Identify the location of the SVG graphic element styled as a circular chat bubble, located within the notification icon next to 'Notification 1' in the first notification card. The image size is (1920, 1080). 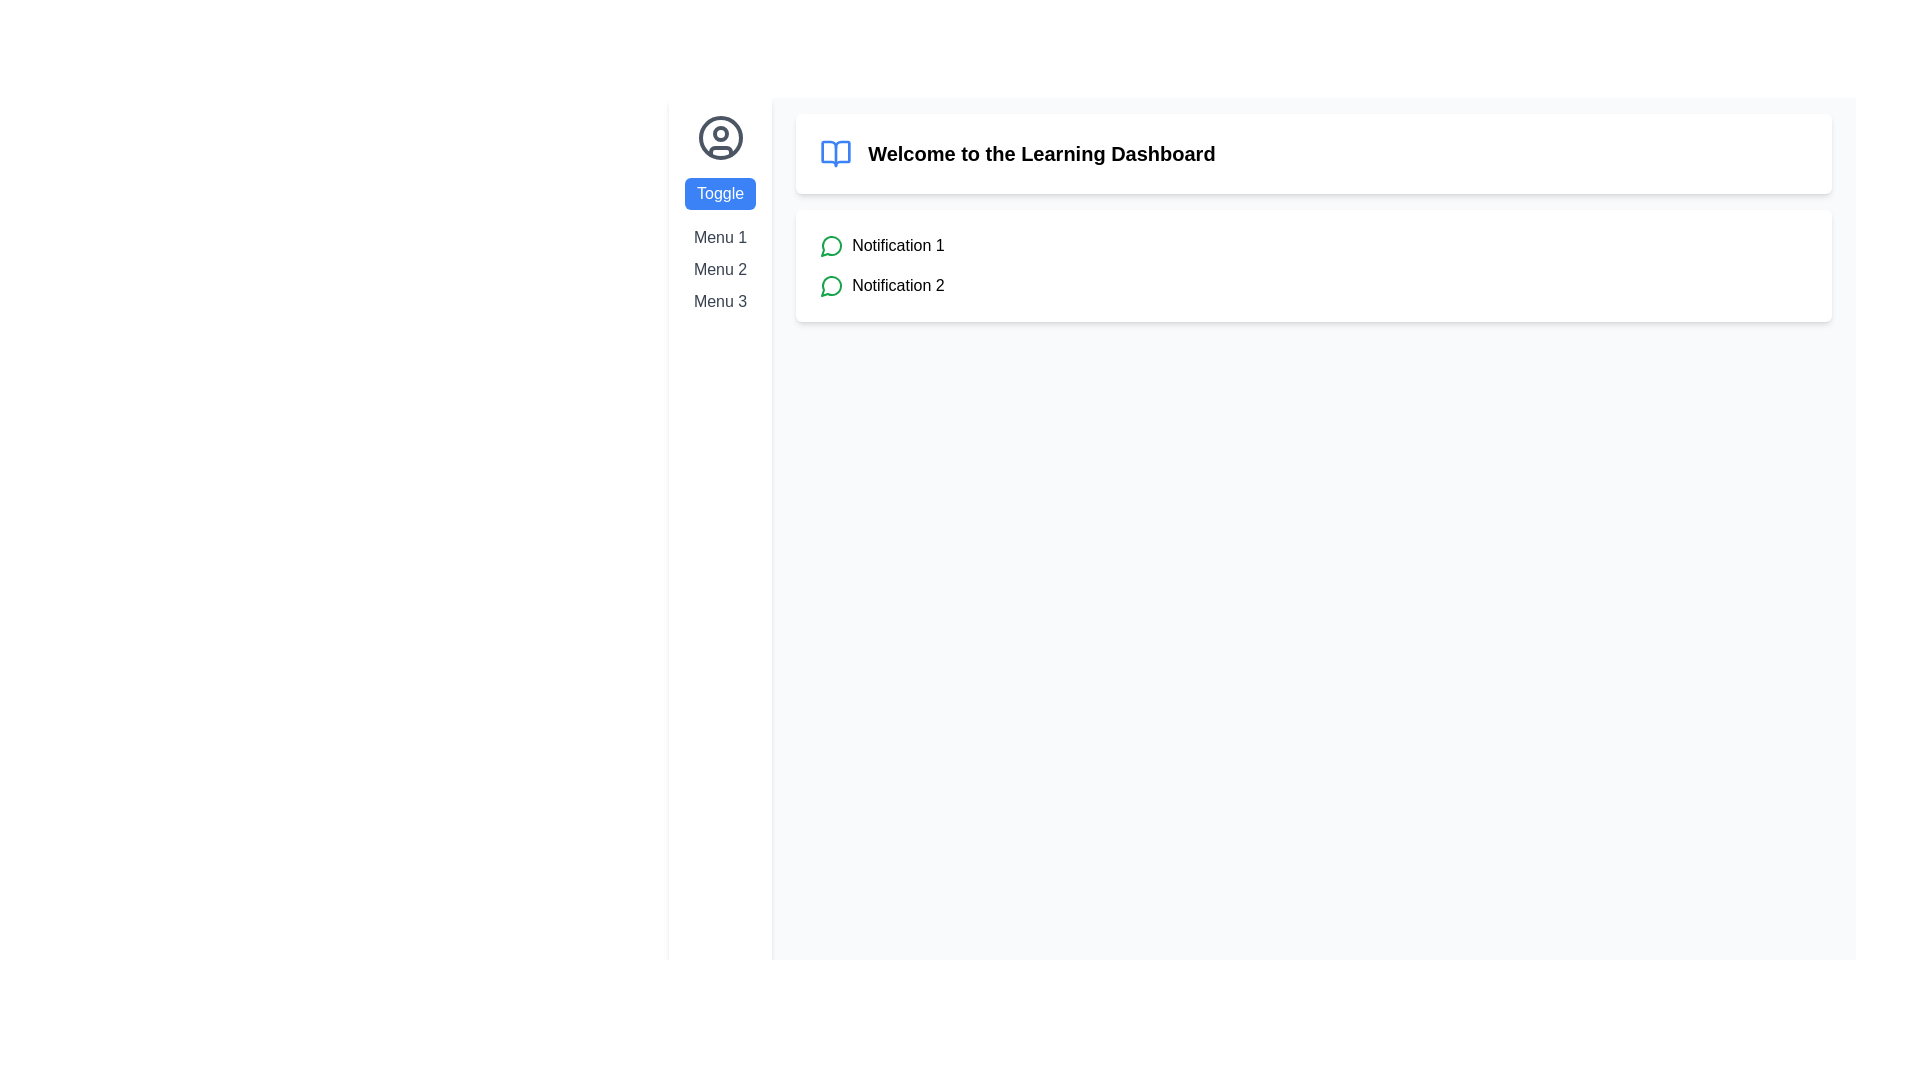
(831, 286).